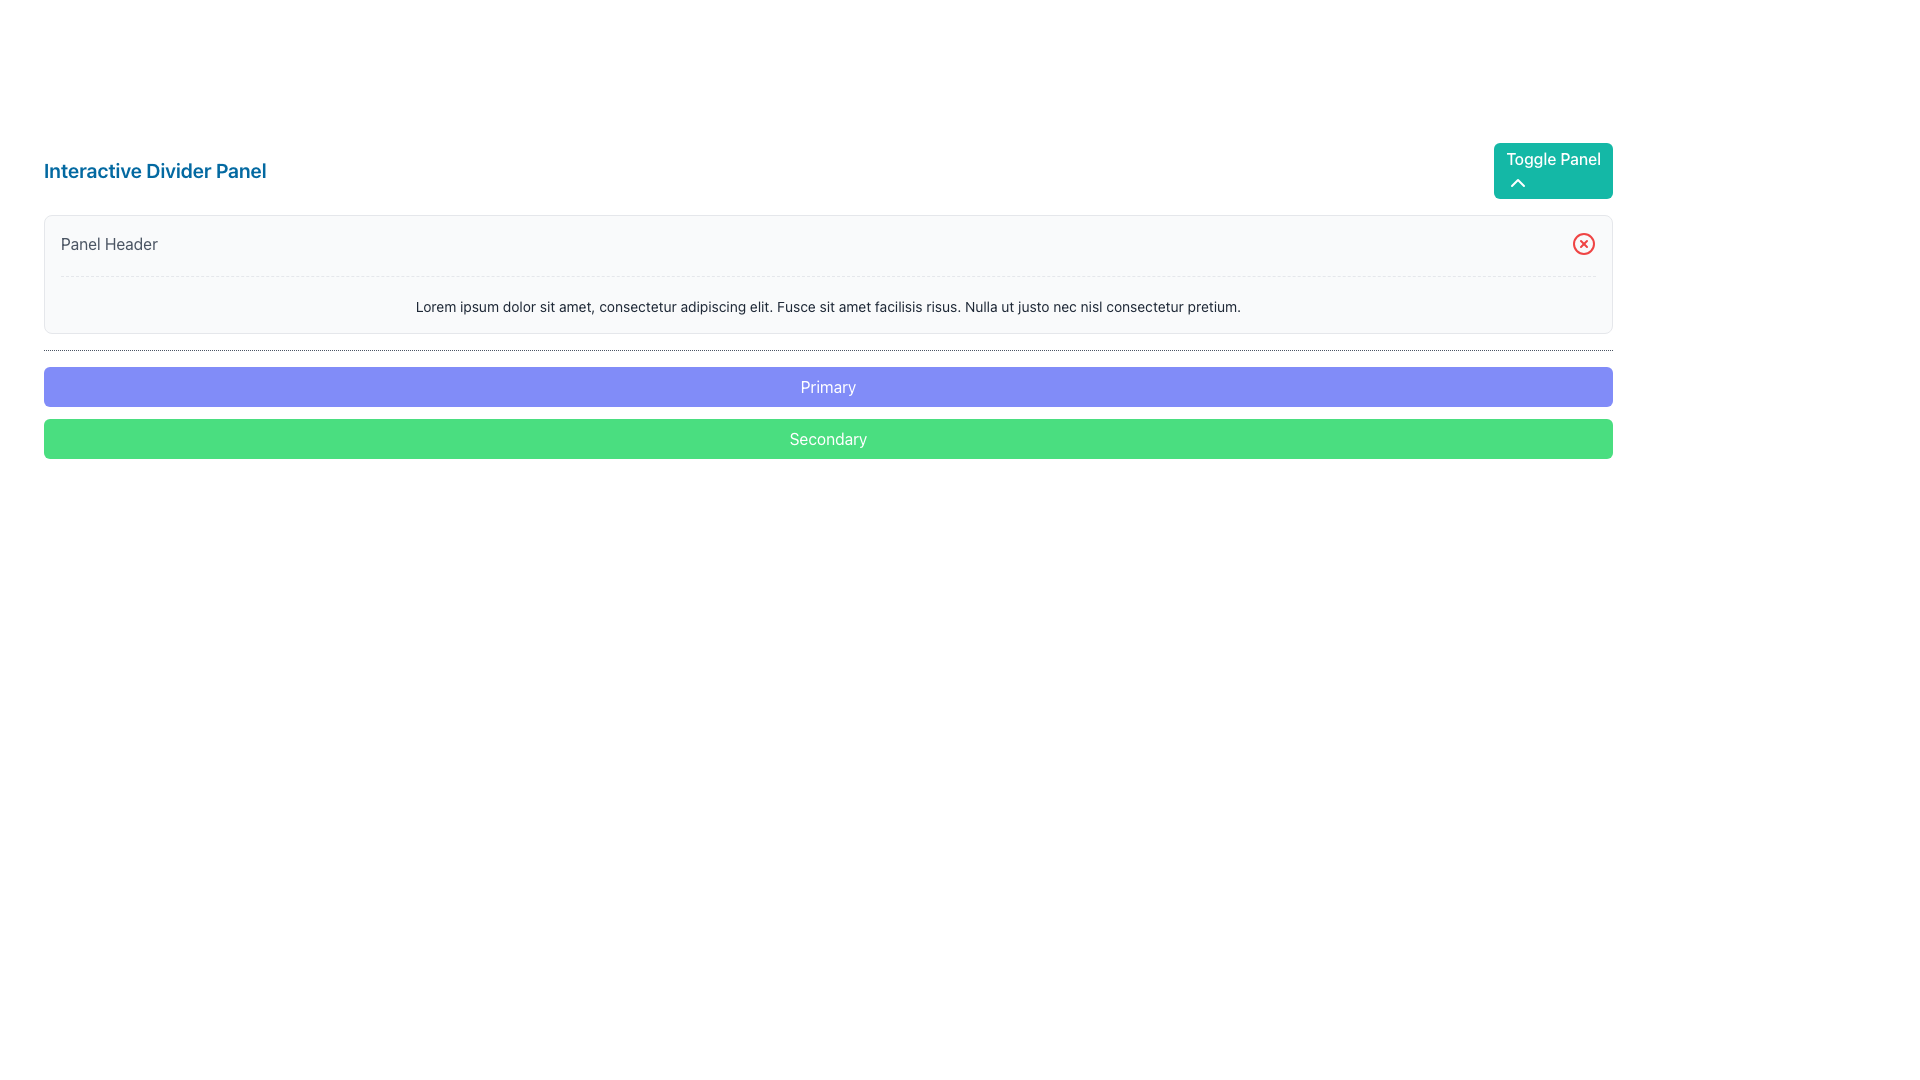 The image size is (1920, 1080). I want to click on the thin, horizontal gray dotted divider located between the descriptive text and the buttons labeled 'Primary' and 'Secondary', so click(828, 349).